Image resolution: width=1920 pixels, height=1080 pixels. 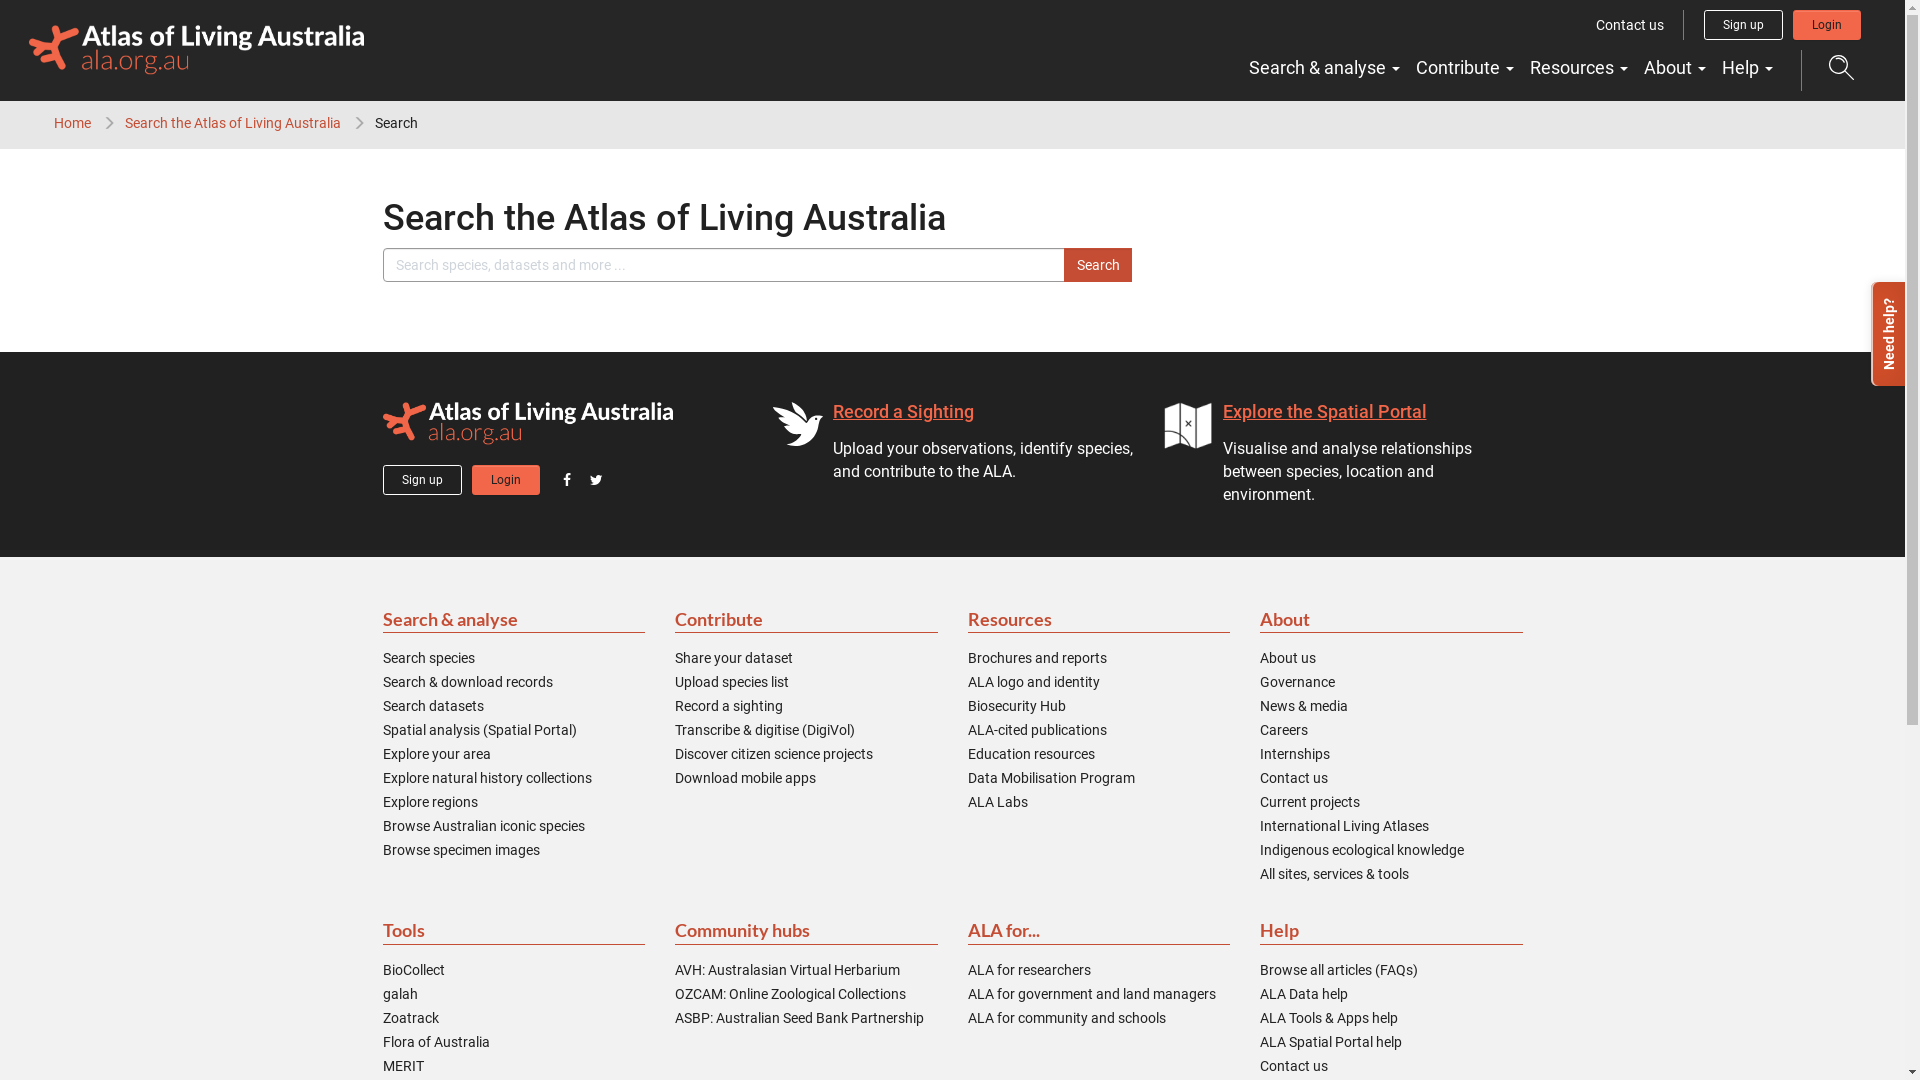 I want to click on 'ALA Data help', so click(x=1258, y=994).